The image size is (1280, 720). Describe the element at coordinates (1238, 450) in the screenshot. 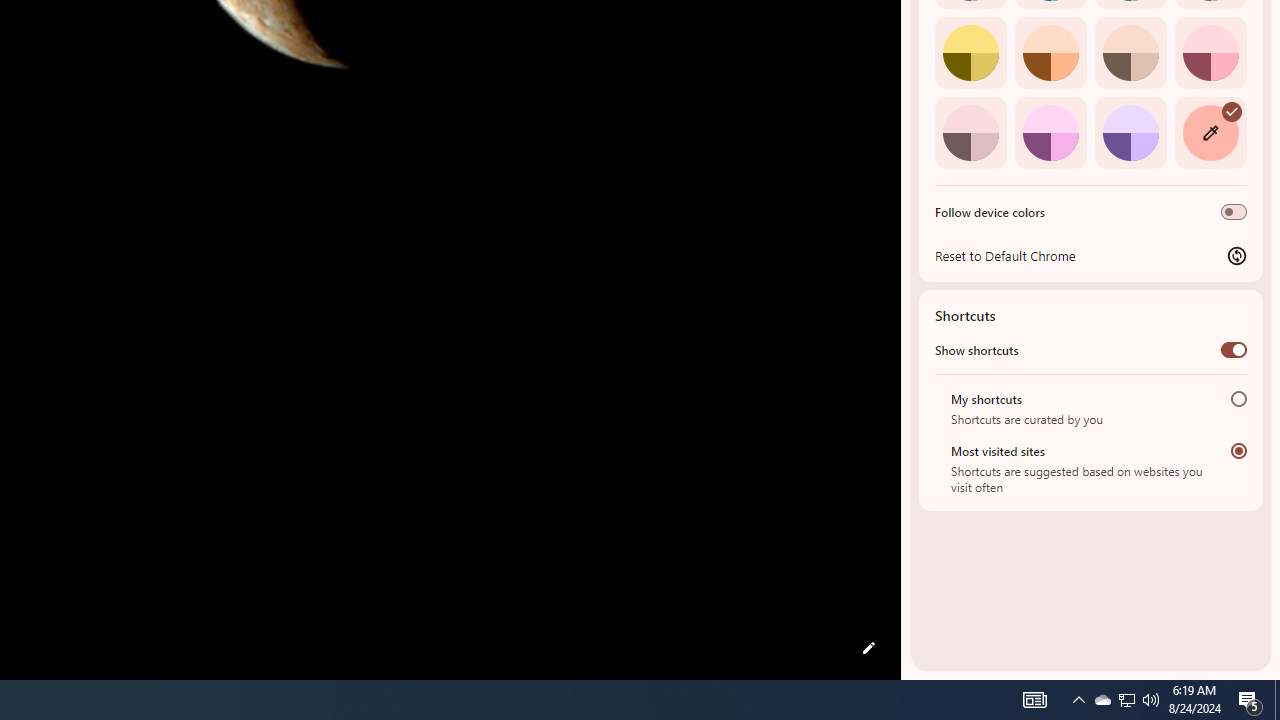

I see `'Most visited sites'` at that location.